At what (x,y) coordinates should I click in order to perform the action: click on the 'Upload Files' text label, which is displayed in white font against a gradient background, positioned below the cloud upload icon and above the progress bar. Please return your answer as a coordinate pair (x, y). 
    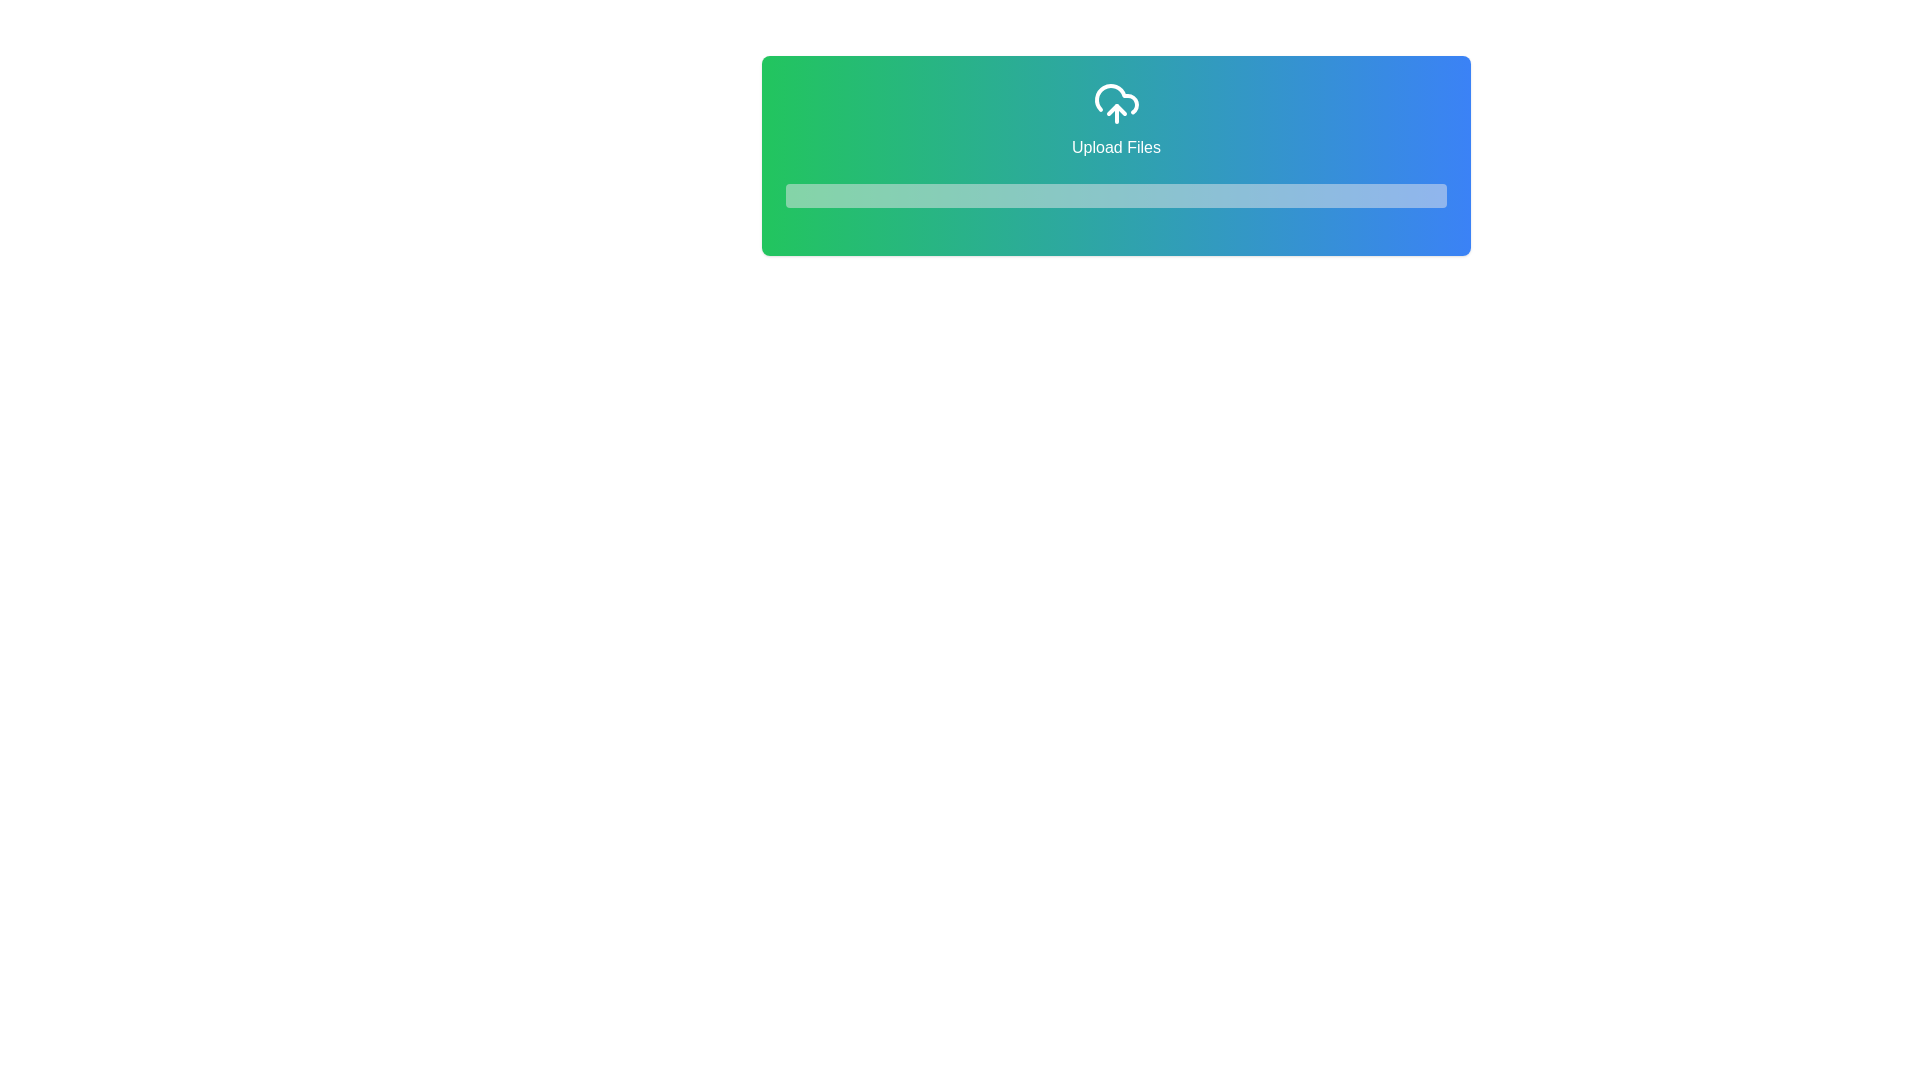
    Looking at the image, I should click on (1115, 146).